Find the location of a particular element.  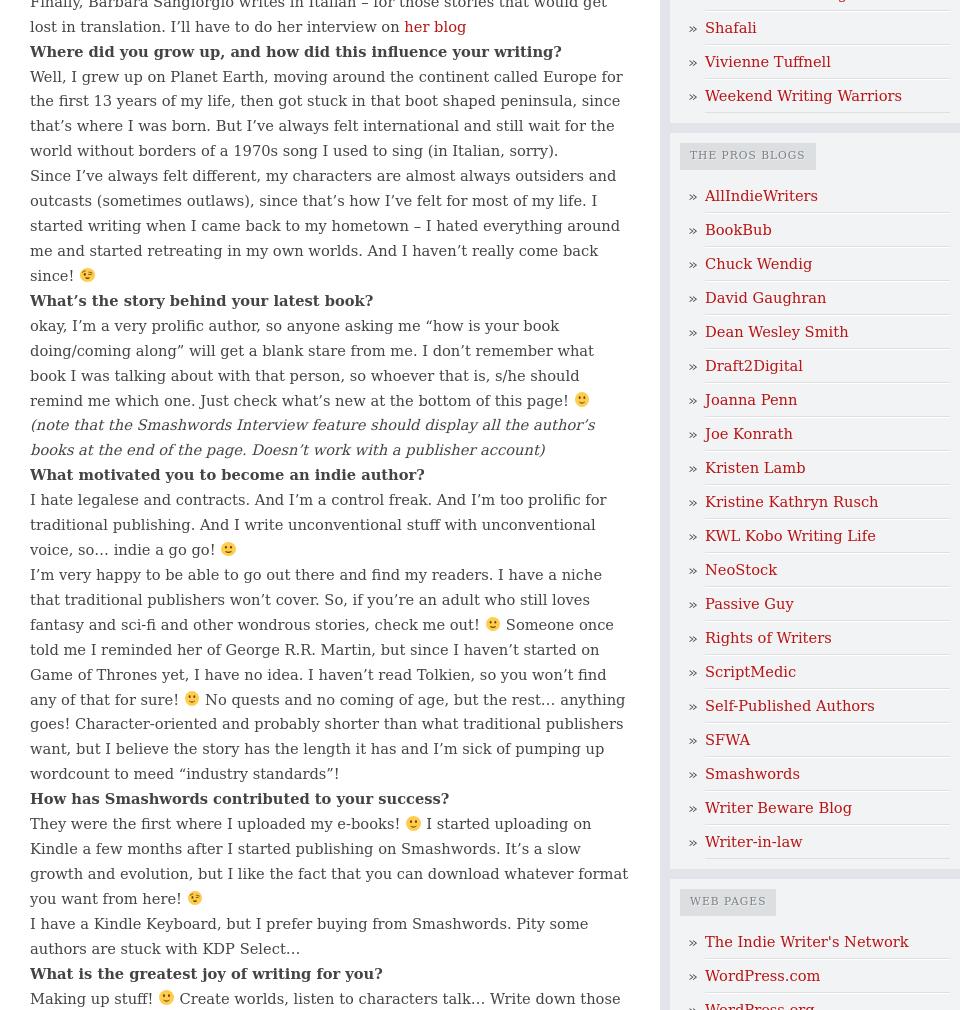

'SFWA' is located at coordinates (726, 738).